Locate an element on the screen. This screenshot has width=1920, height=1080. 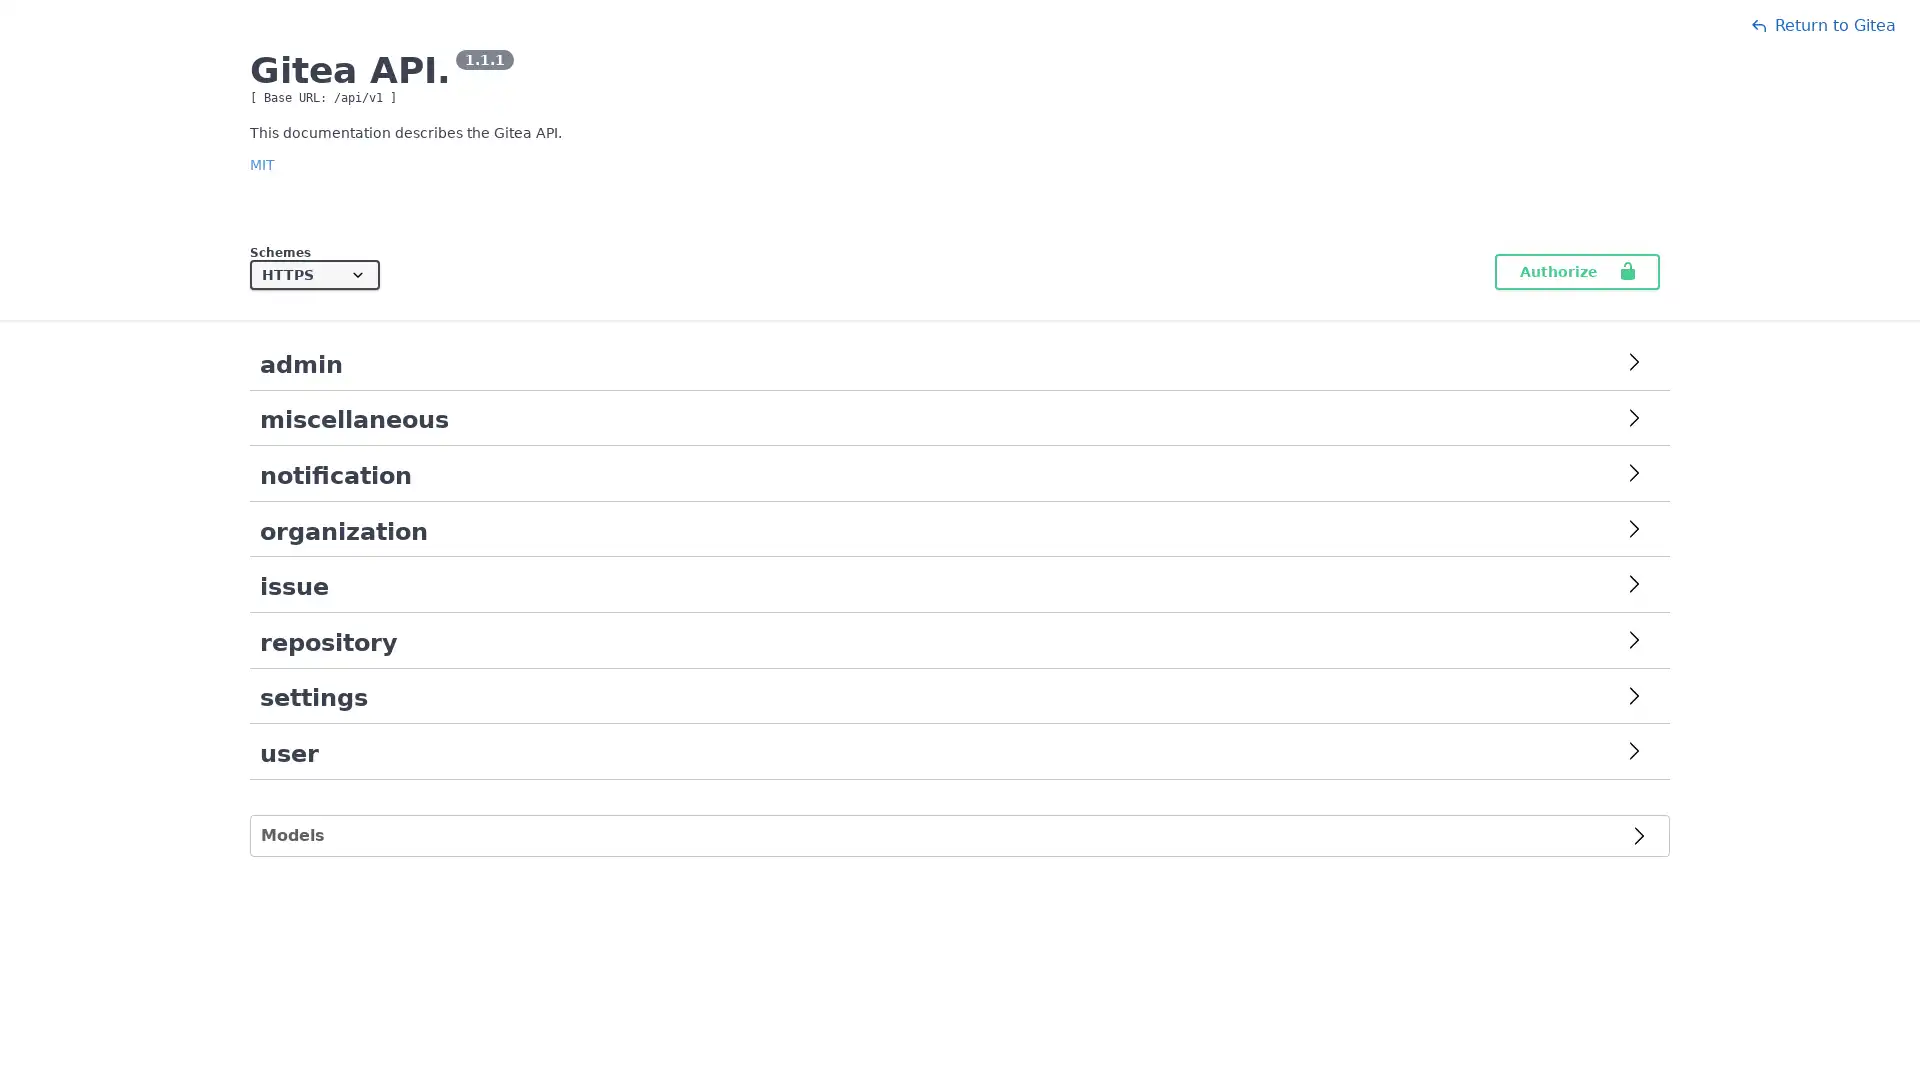
Expand operation is located at coordinates (1633, 753).